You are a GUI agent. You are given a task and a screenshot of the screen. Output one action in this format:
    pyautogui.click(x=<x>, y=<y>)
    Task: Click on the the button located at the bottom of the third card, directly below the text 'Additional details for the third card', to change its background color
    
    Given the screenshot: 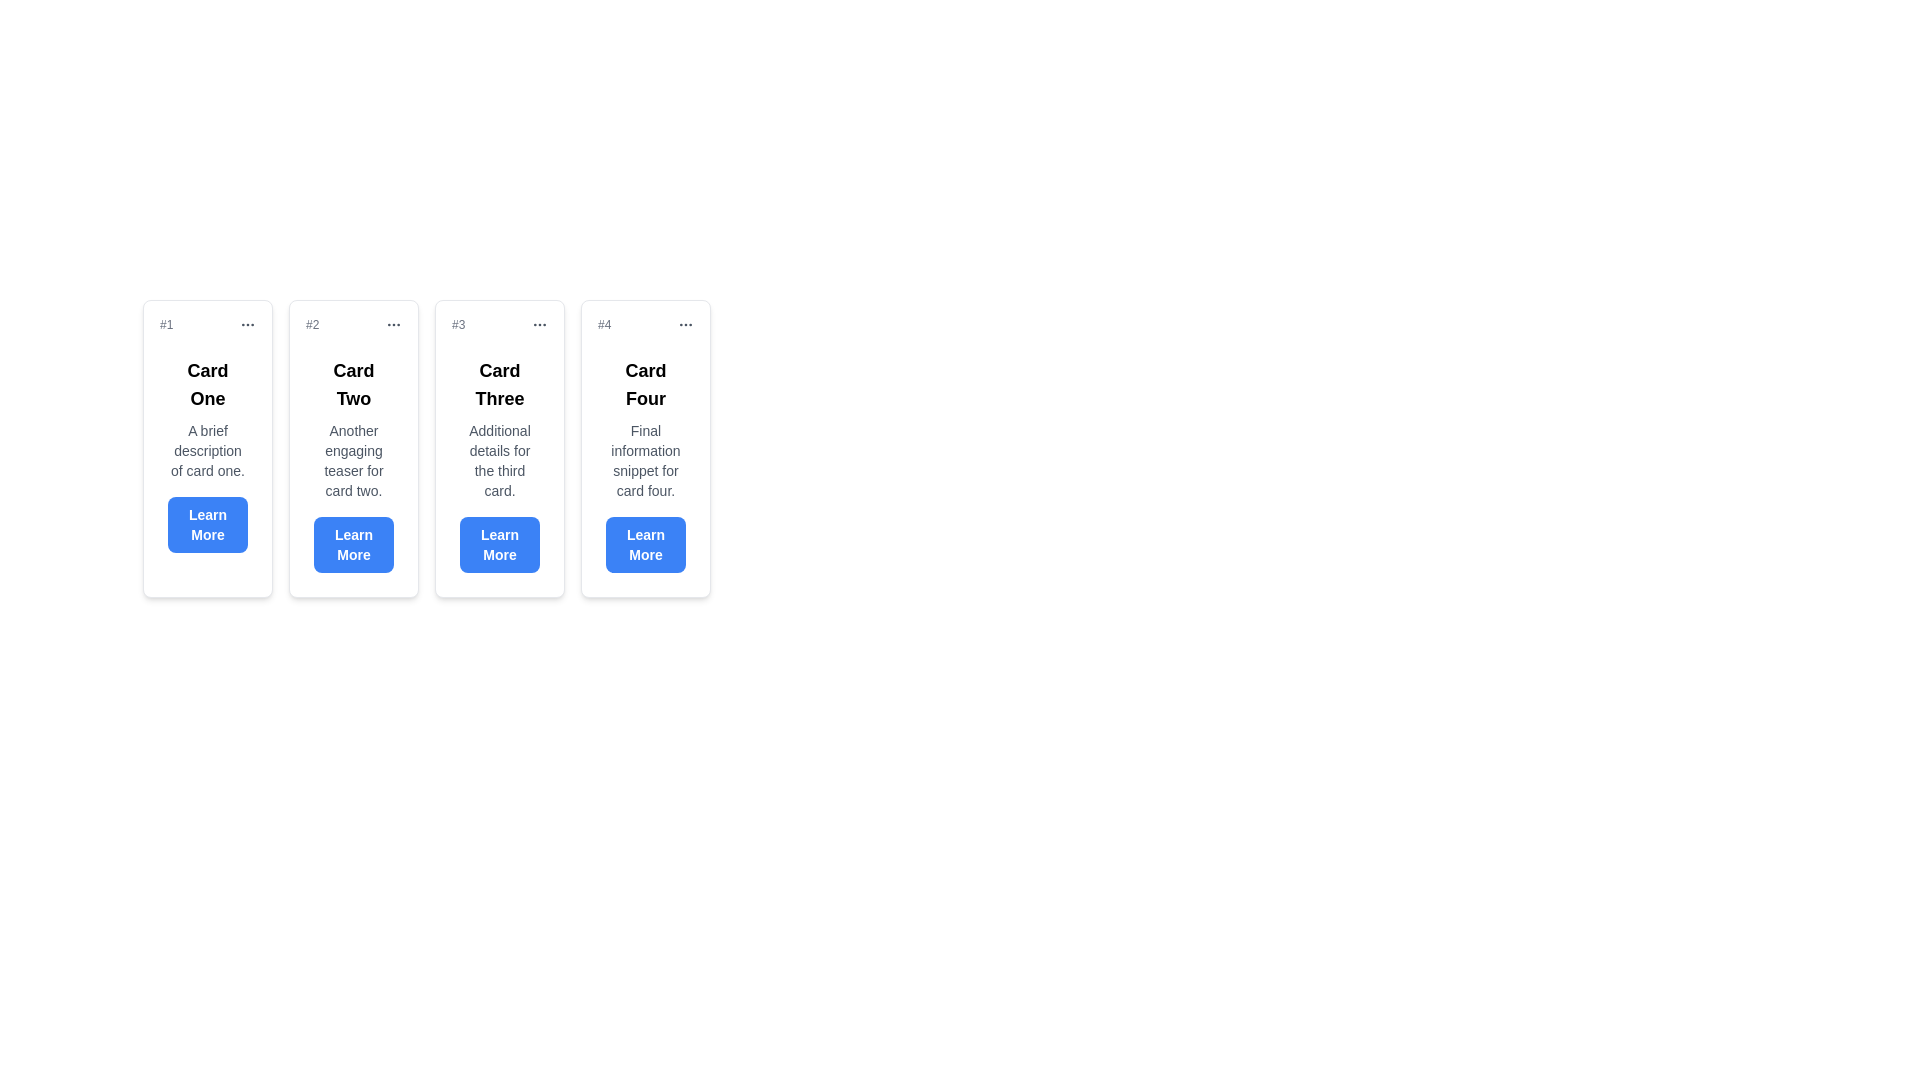 What is the action you would take?
    pyautogui.click(x=499, y=544)
    